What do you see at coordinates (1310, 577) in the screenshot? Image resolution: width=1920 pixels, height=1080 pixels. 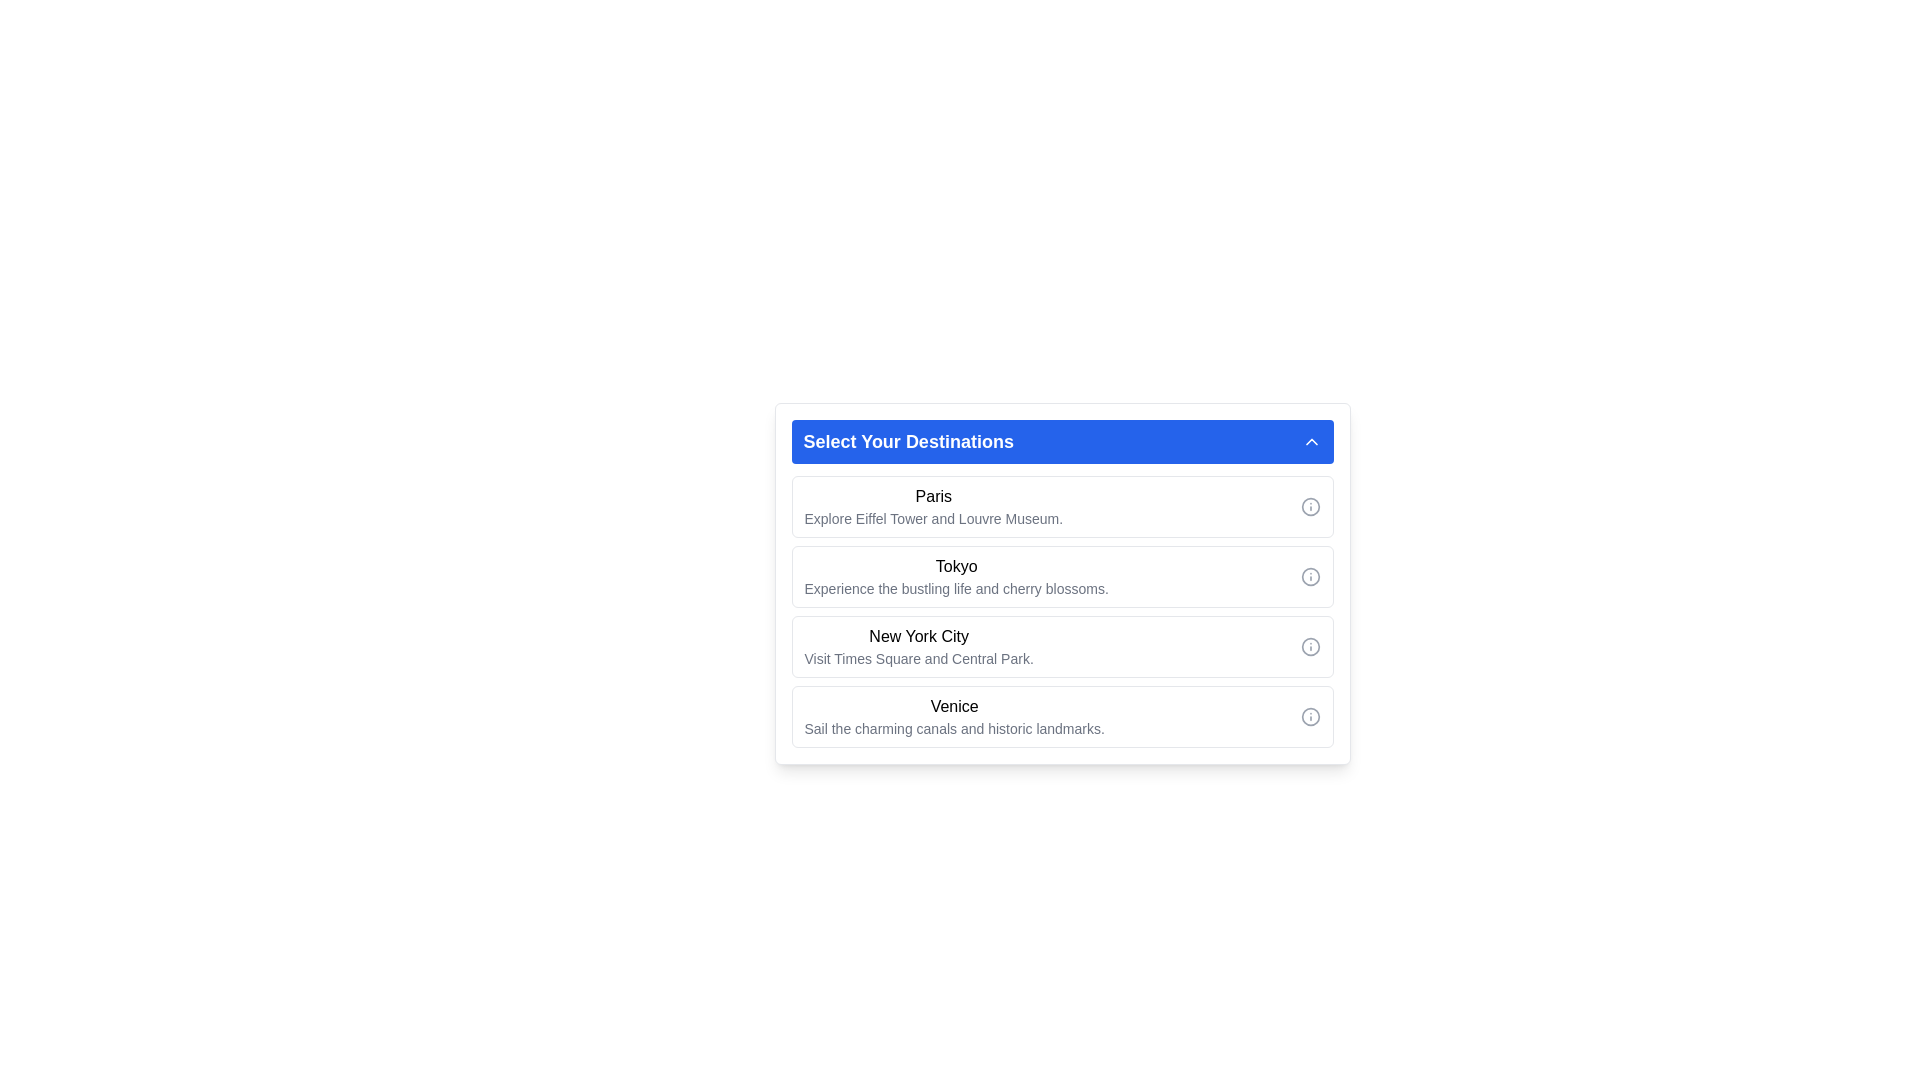 I see `the circular gray icon with a hollow ring and an exclamation point inside, located in the top-right section of the 'Tokyo' entry in the 'Select Your Destinations' list` at bounding box center [1310, 577].